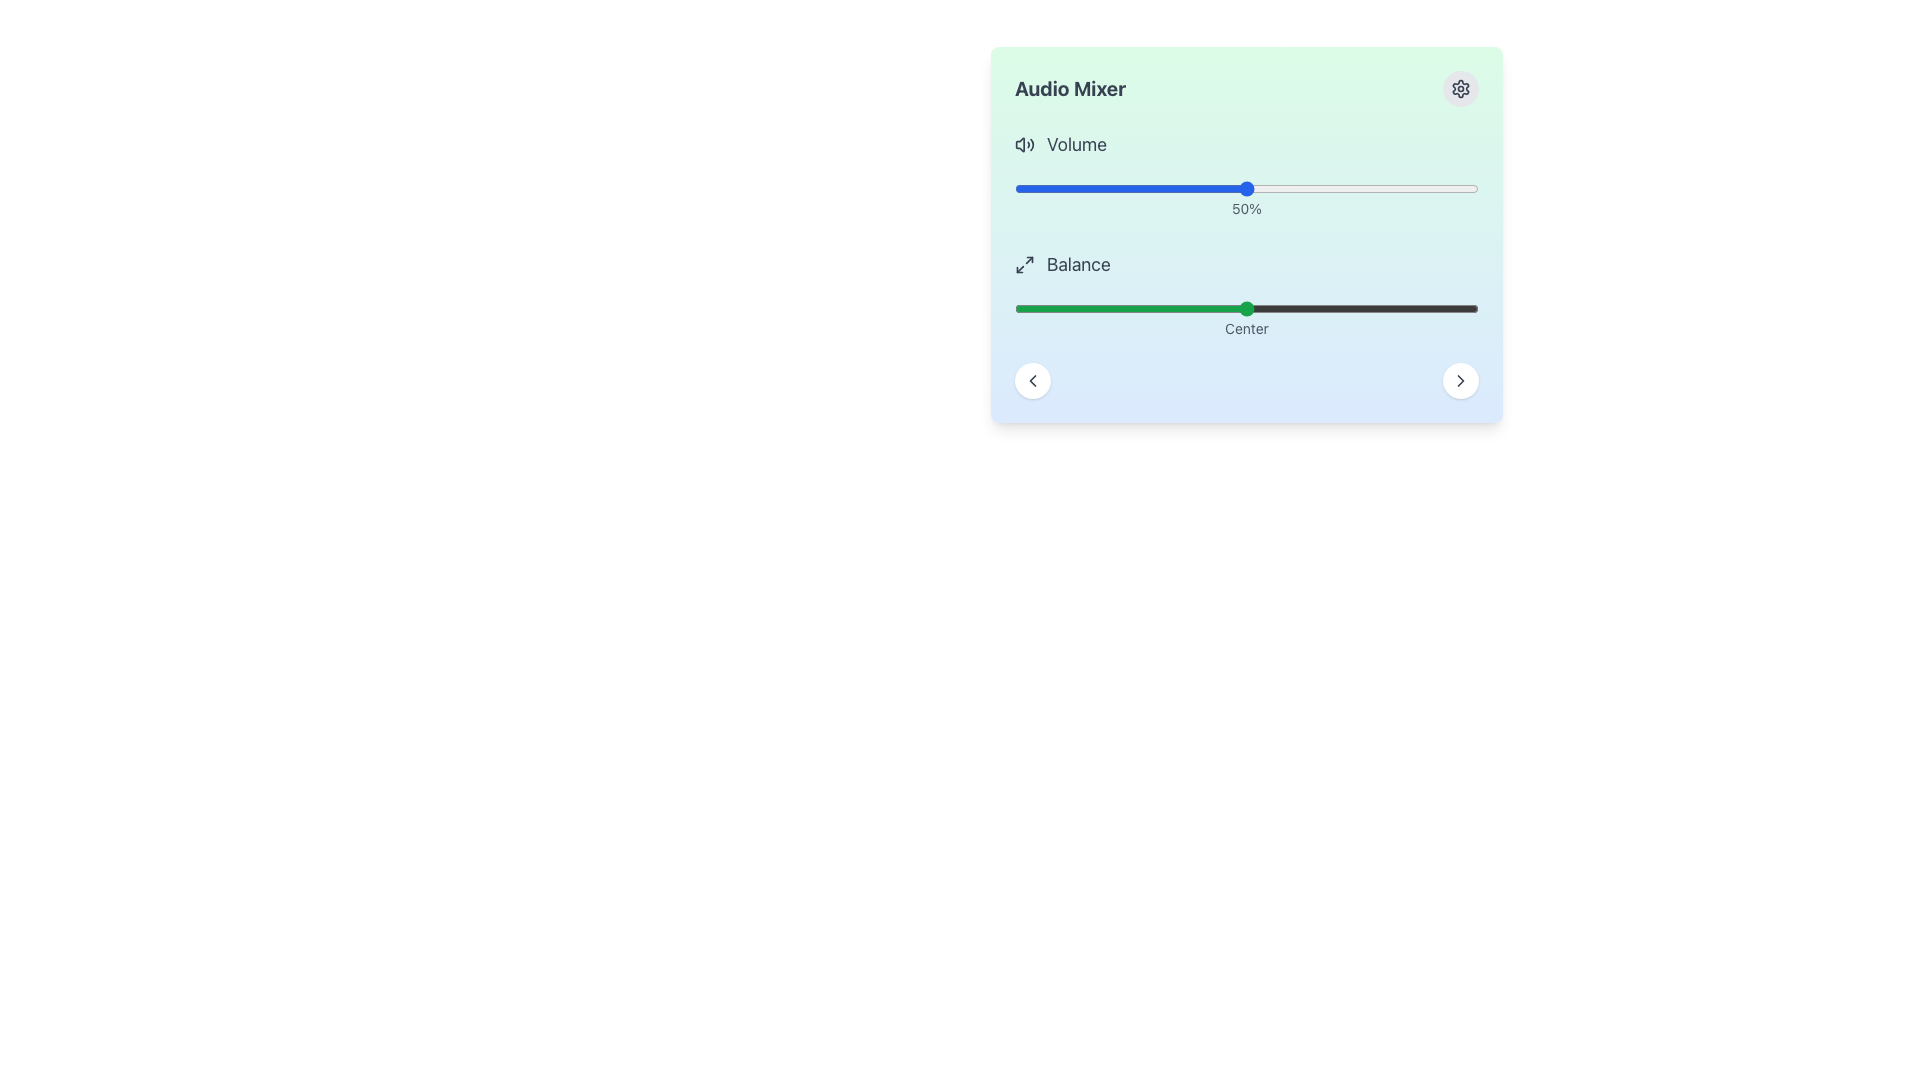 This screenshot has width=1920, height=1080. What do you see at coordinates (1032, 381) in the screenshot?
I see `the circular Icon Button in the bottom-left corner of the 'Audio Mixer' card` at bounding box center [1032, 381].